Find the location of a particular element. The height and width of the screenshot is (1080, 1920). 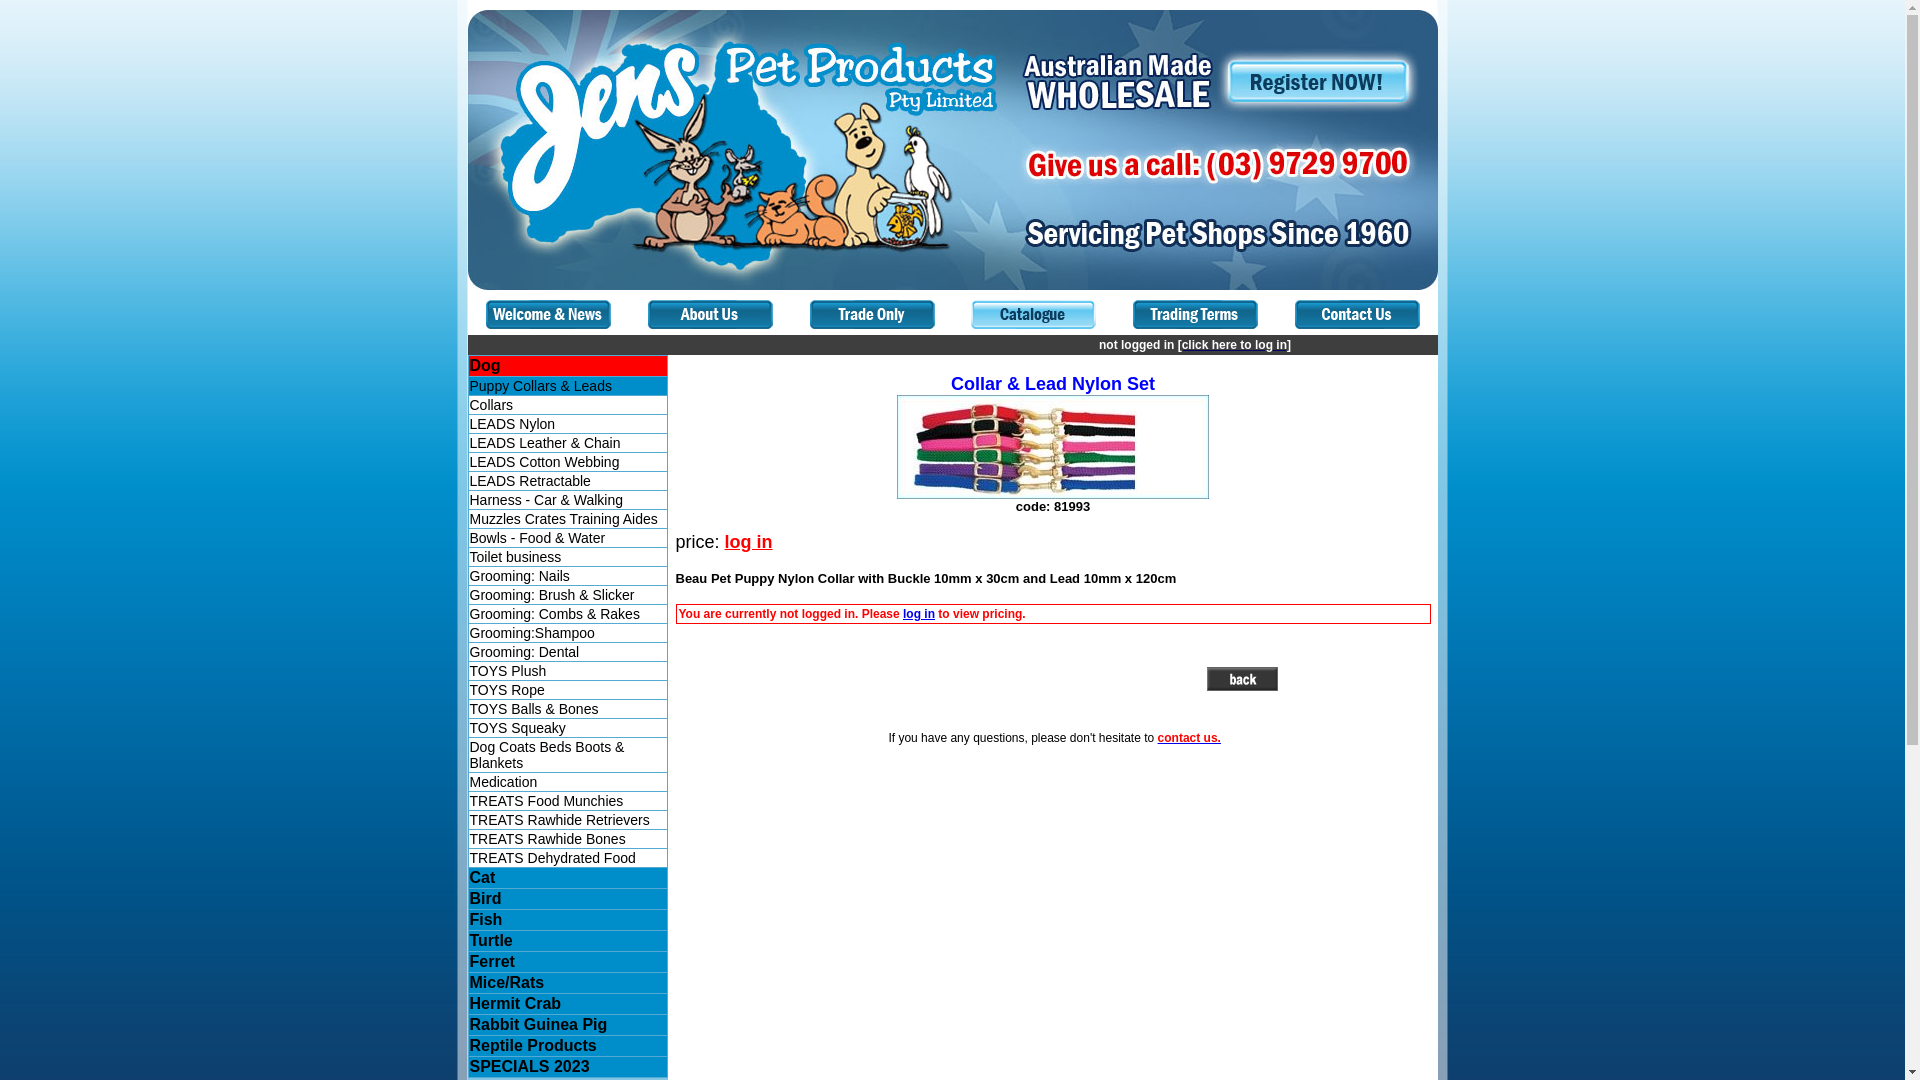

'TREATS Rawhide Retrievers' is located at coordinates (466, 820).